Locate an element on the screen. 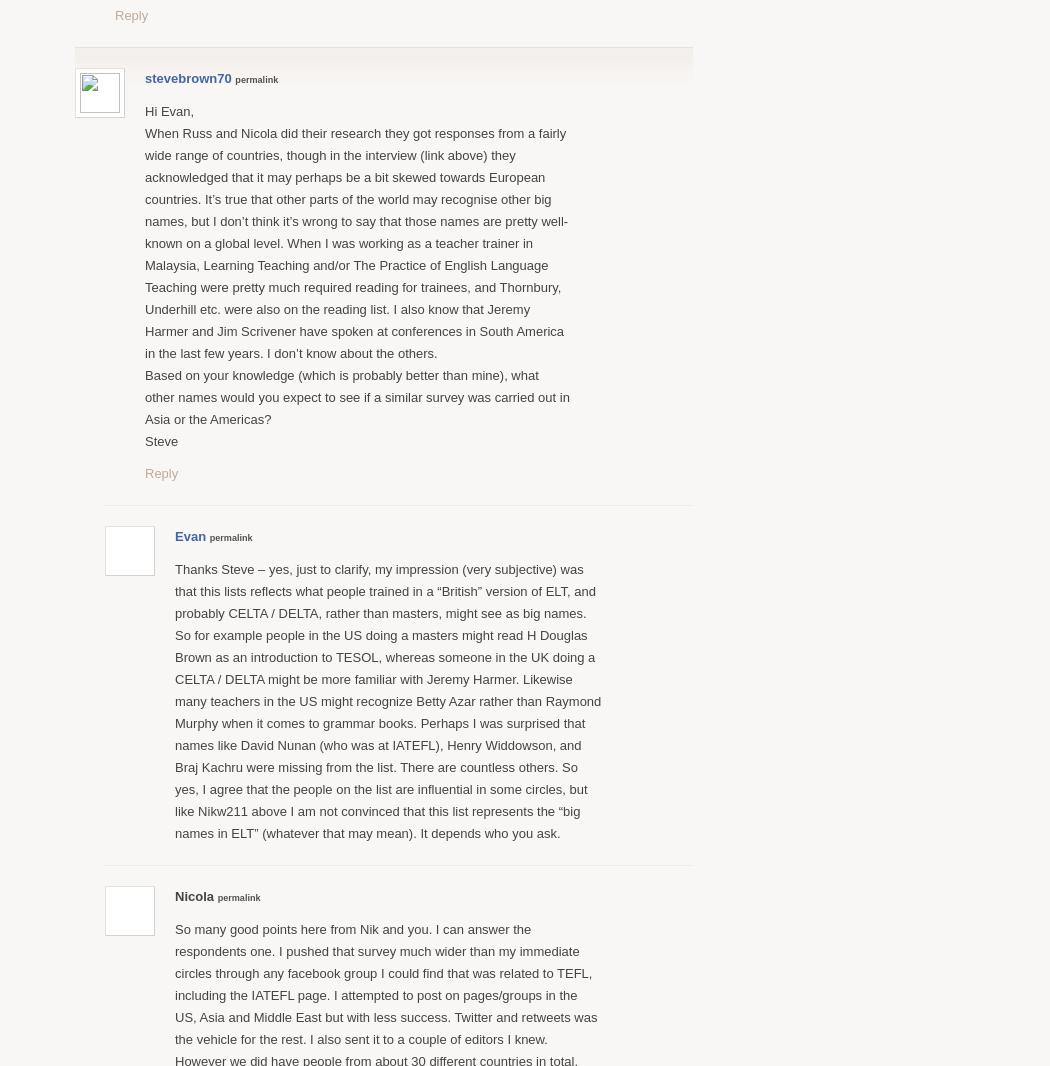 The height and width of the screenshot is (1066, 1050). 'Steve' is located at coordinates (161, 440).